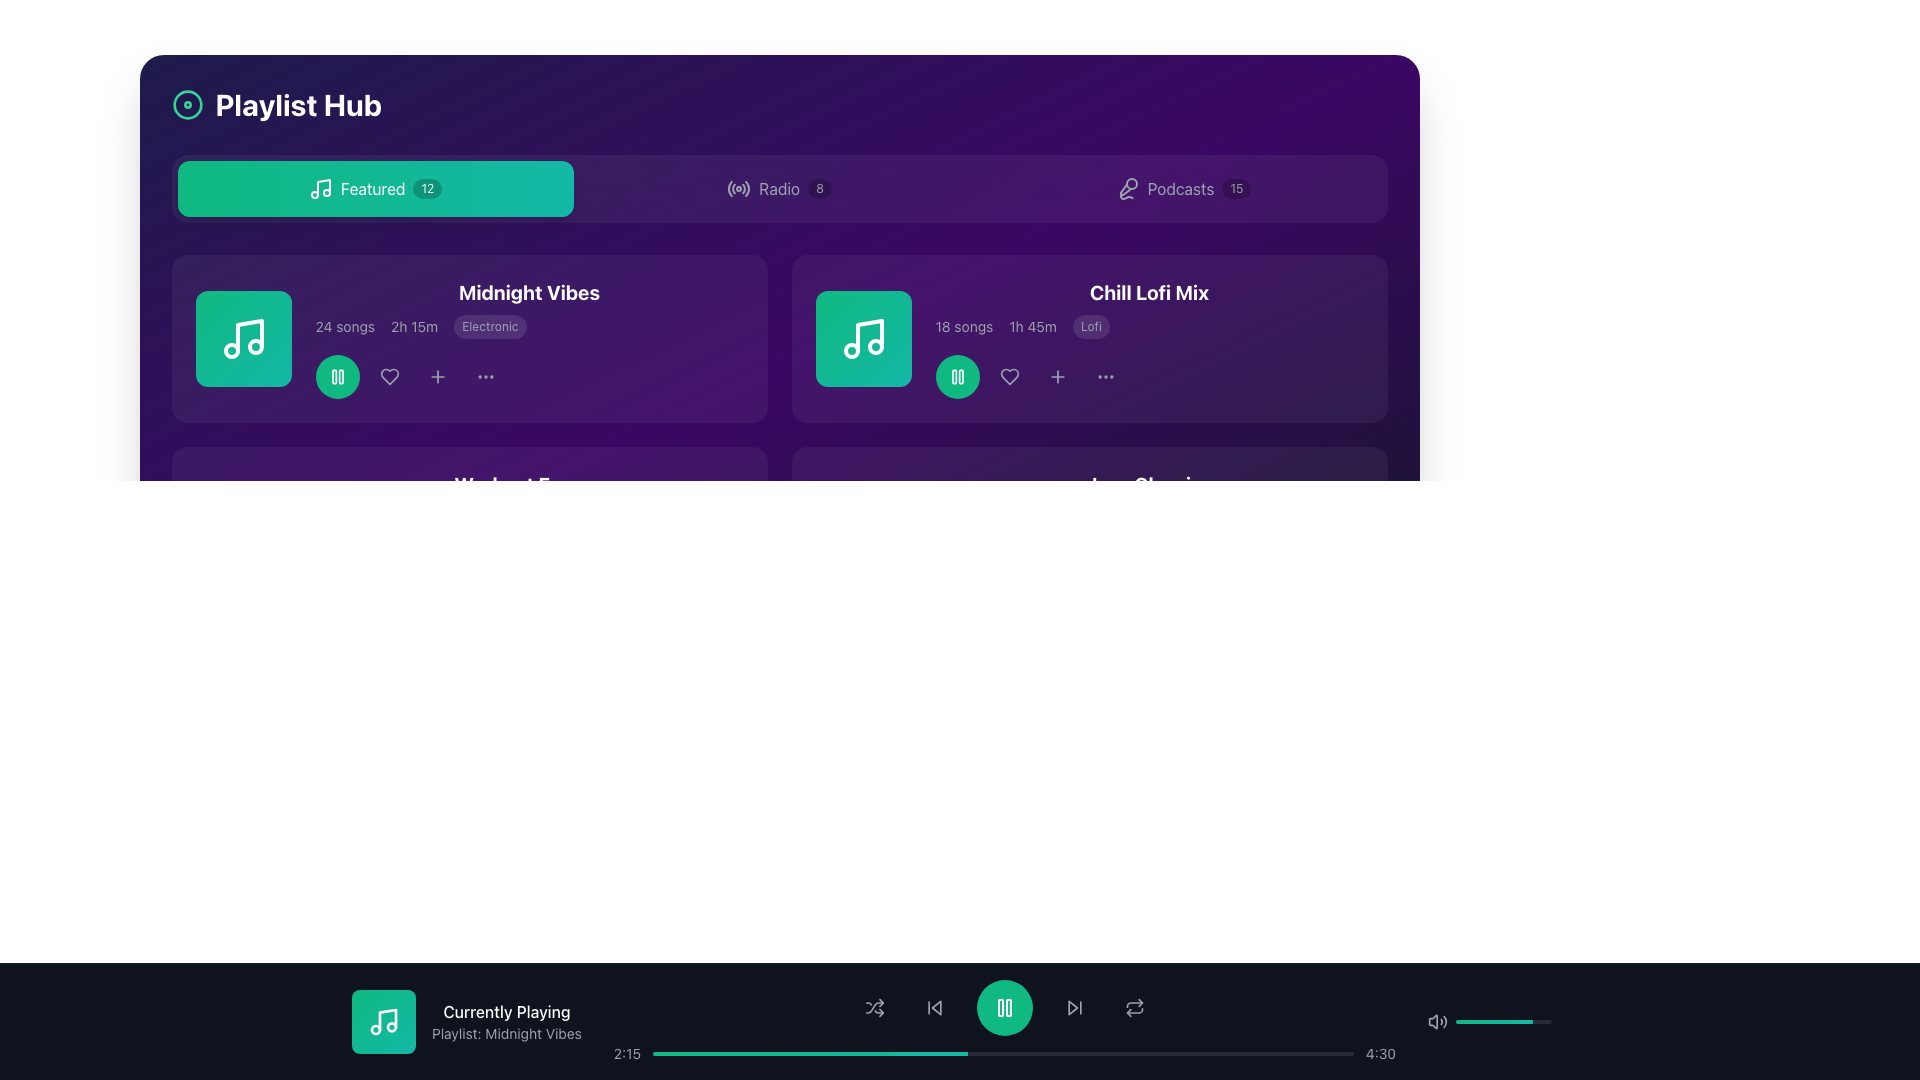  I want to click on the text label providing information about the 'Chill Lofi Mix' playlist, which is located in the upper-right quadrant of the interface, aligned with other playlist cards, so click(1088, 338).